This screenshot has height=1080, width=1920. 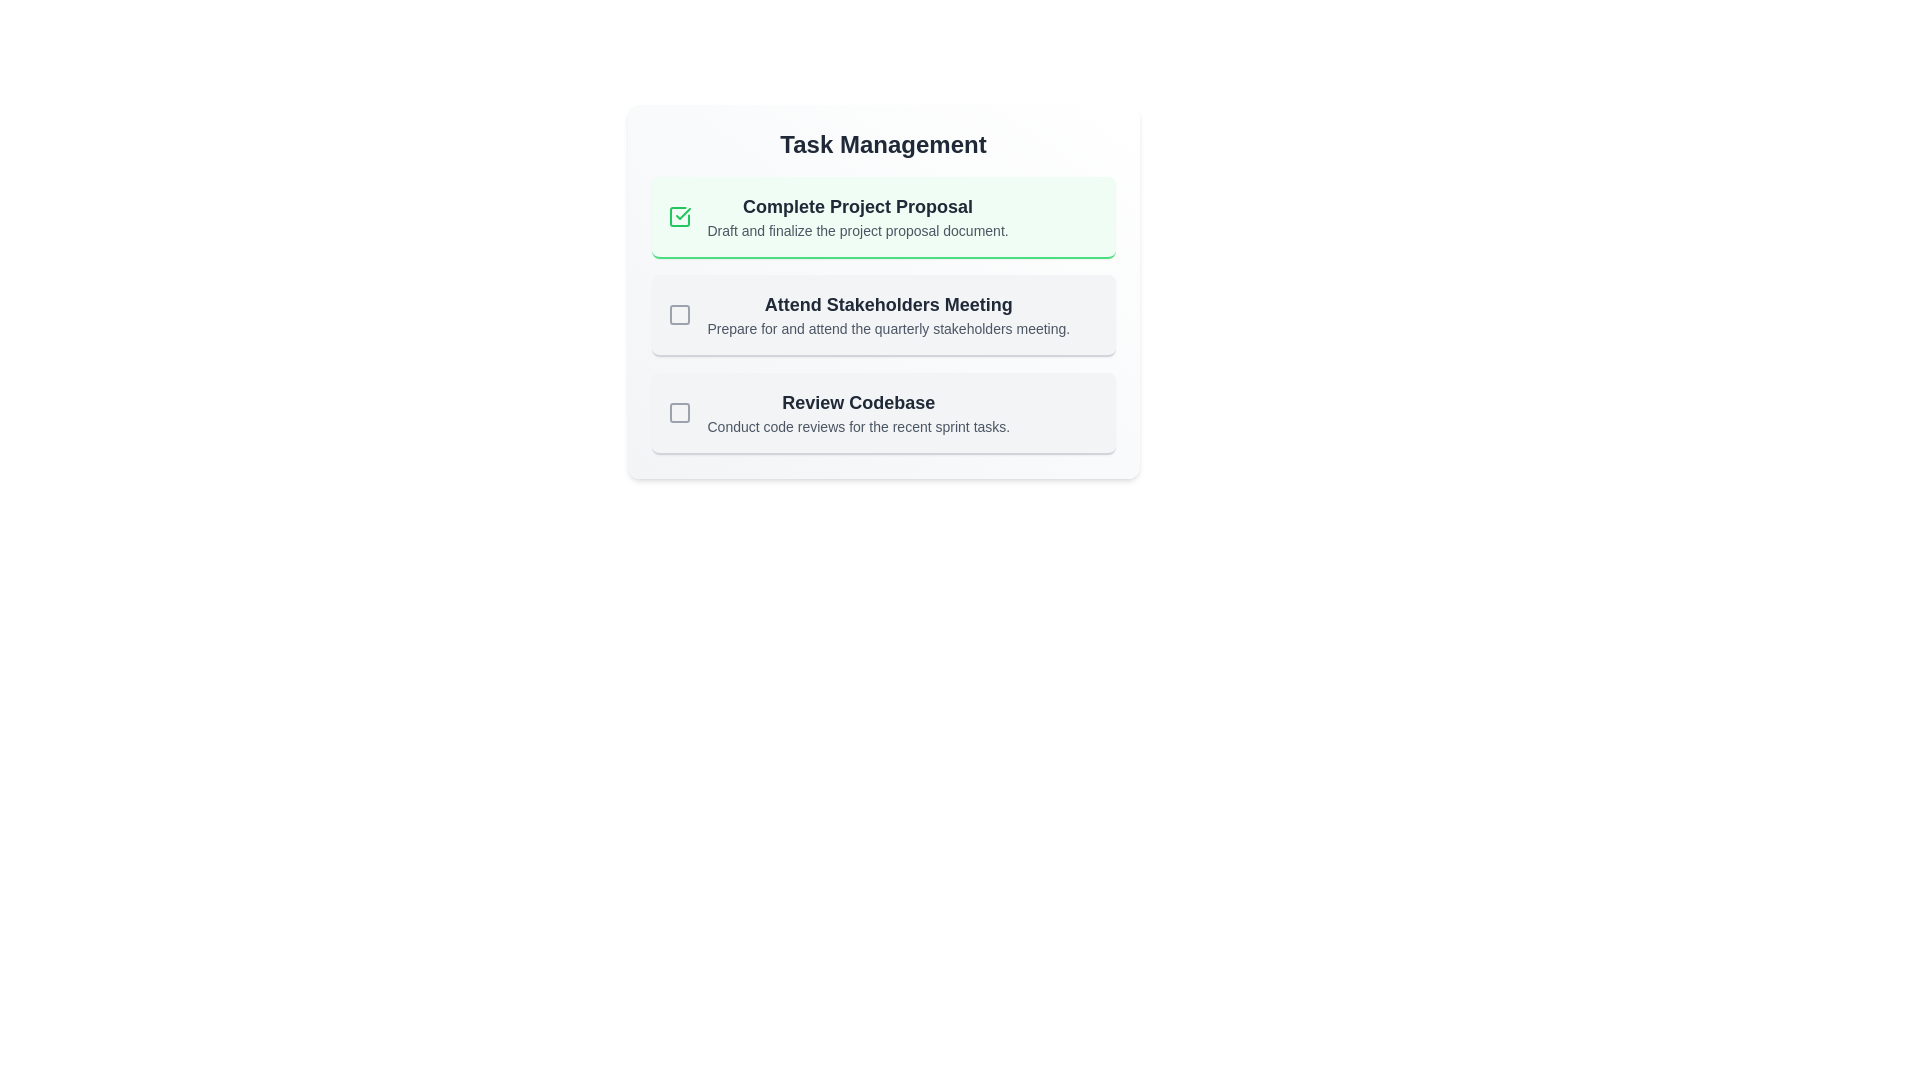 I want to click on the text label reading 'Complete Project Proposal', so click(x=858, y=207).